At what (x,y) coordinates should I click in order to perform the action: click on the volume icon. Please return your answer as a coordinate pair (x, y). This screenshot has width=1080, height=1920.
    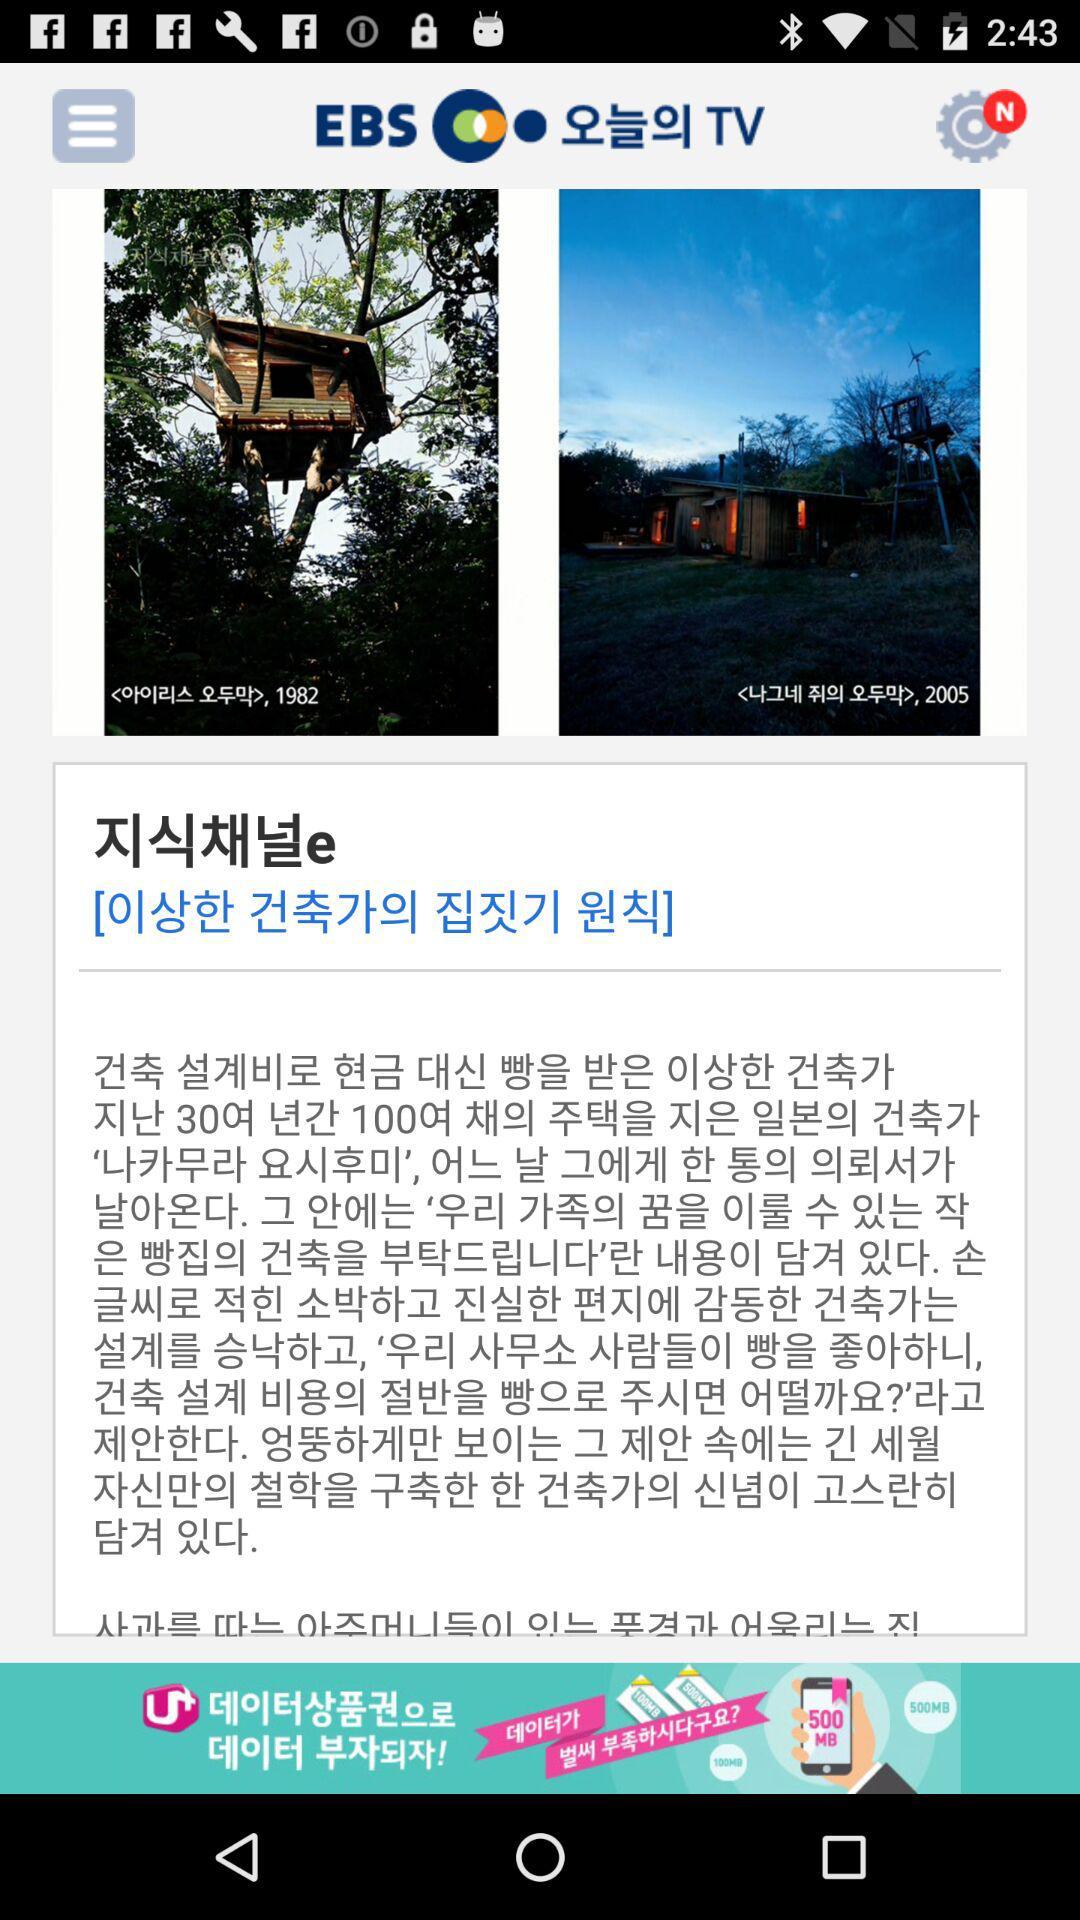
    Looking at the image, I should click on (895, 133).